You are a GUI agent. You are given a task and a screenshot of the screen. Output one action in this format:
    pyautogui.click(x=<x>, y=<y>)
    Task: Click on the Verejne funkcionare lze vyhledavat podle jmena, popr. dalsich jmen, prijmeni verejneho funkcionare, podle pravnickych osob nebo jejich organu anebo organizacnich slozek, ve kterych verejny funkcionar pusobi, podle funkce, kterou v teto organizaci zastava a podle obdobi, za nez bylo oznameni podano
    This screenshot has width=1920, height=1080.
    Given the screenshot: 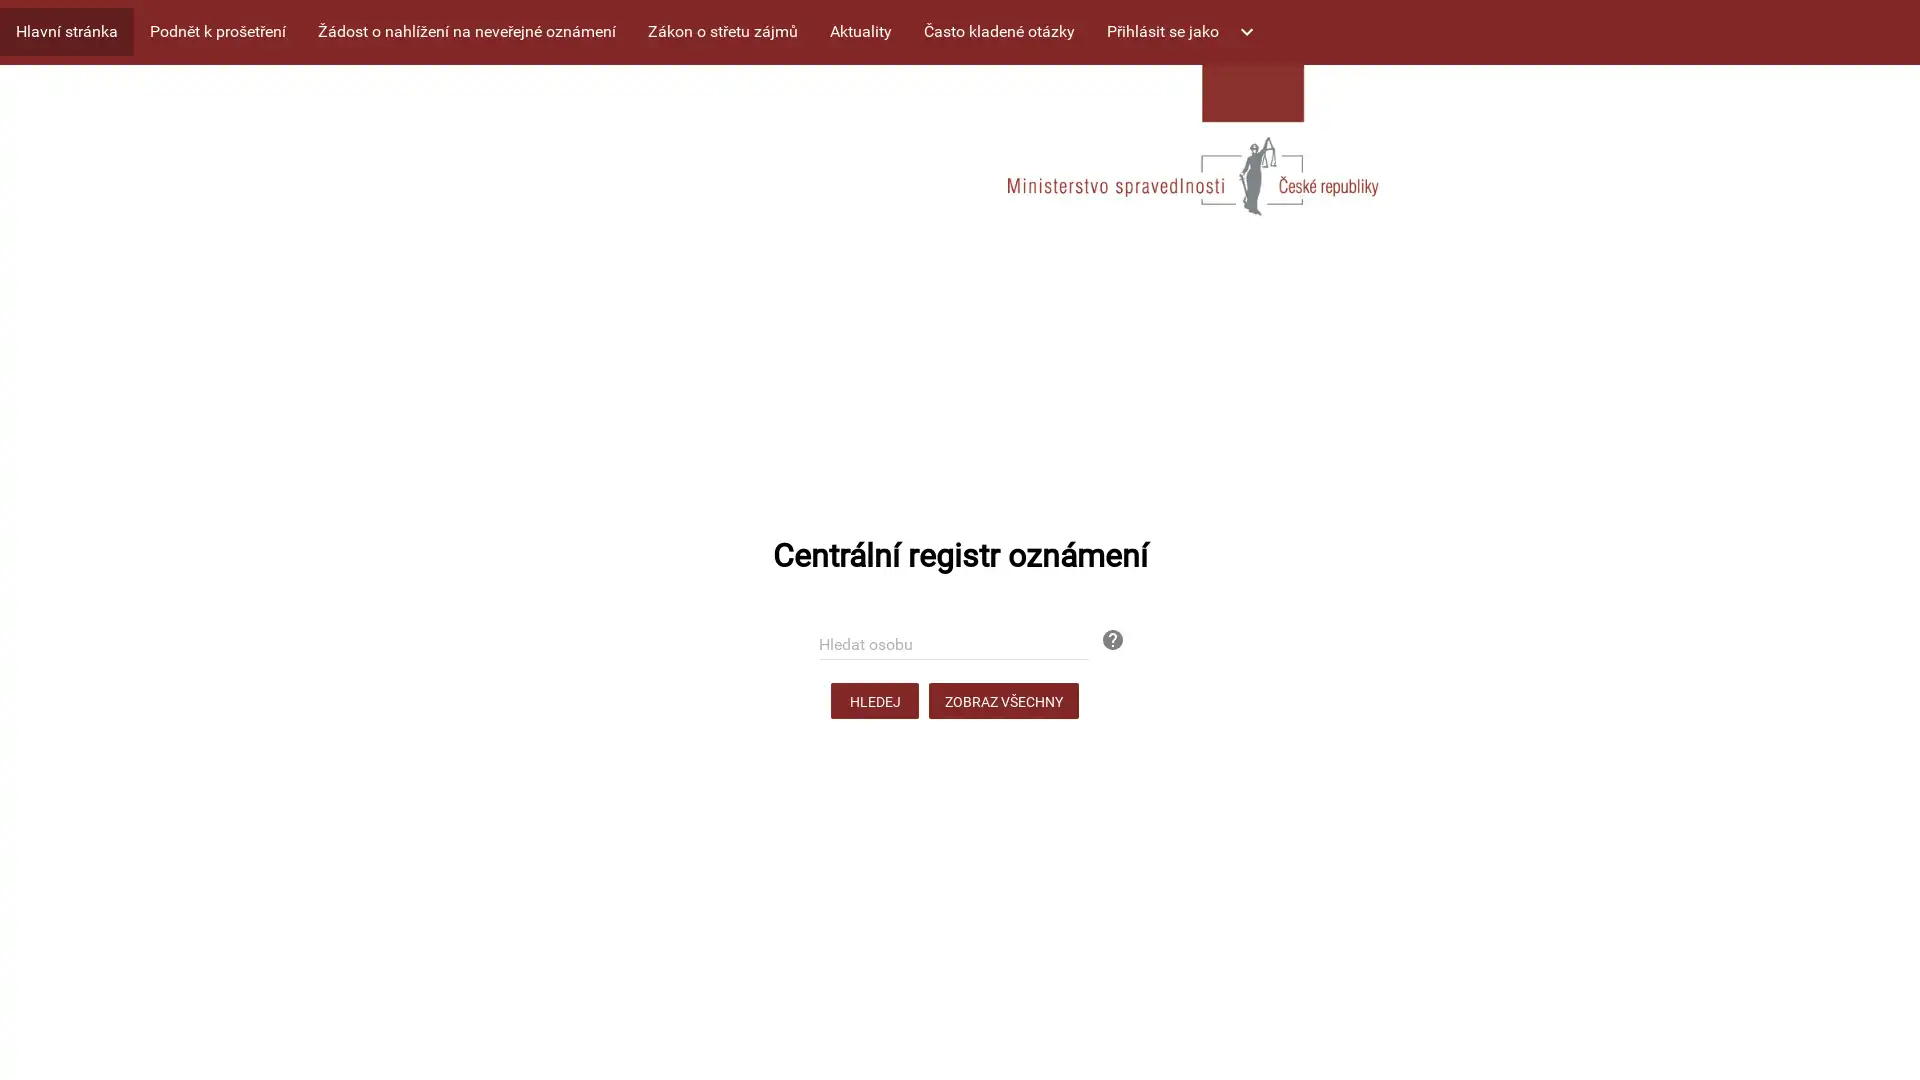 What is the action you would take?
    pyautogui.click(x=1099, y=626)
    